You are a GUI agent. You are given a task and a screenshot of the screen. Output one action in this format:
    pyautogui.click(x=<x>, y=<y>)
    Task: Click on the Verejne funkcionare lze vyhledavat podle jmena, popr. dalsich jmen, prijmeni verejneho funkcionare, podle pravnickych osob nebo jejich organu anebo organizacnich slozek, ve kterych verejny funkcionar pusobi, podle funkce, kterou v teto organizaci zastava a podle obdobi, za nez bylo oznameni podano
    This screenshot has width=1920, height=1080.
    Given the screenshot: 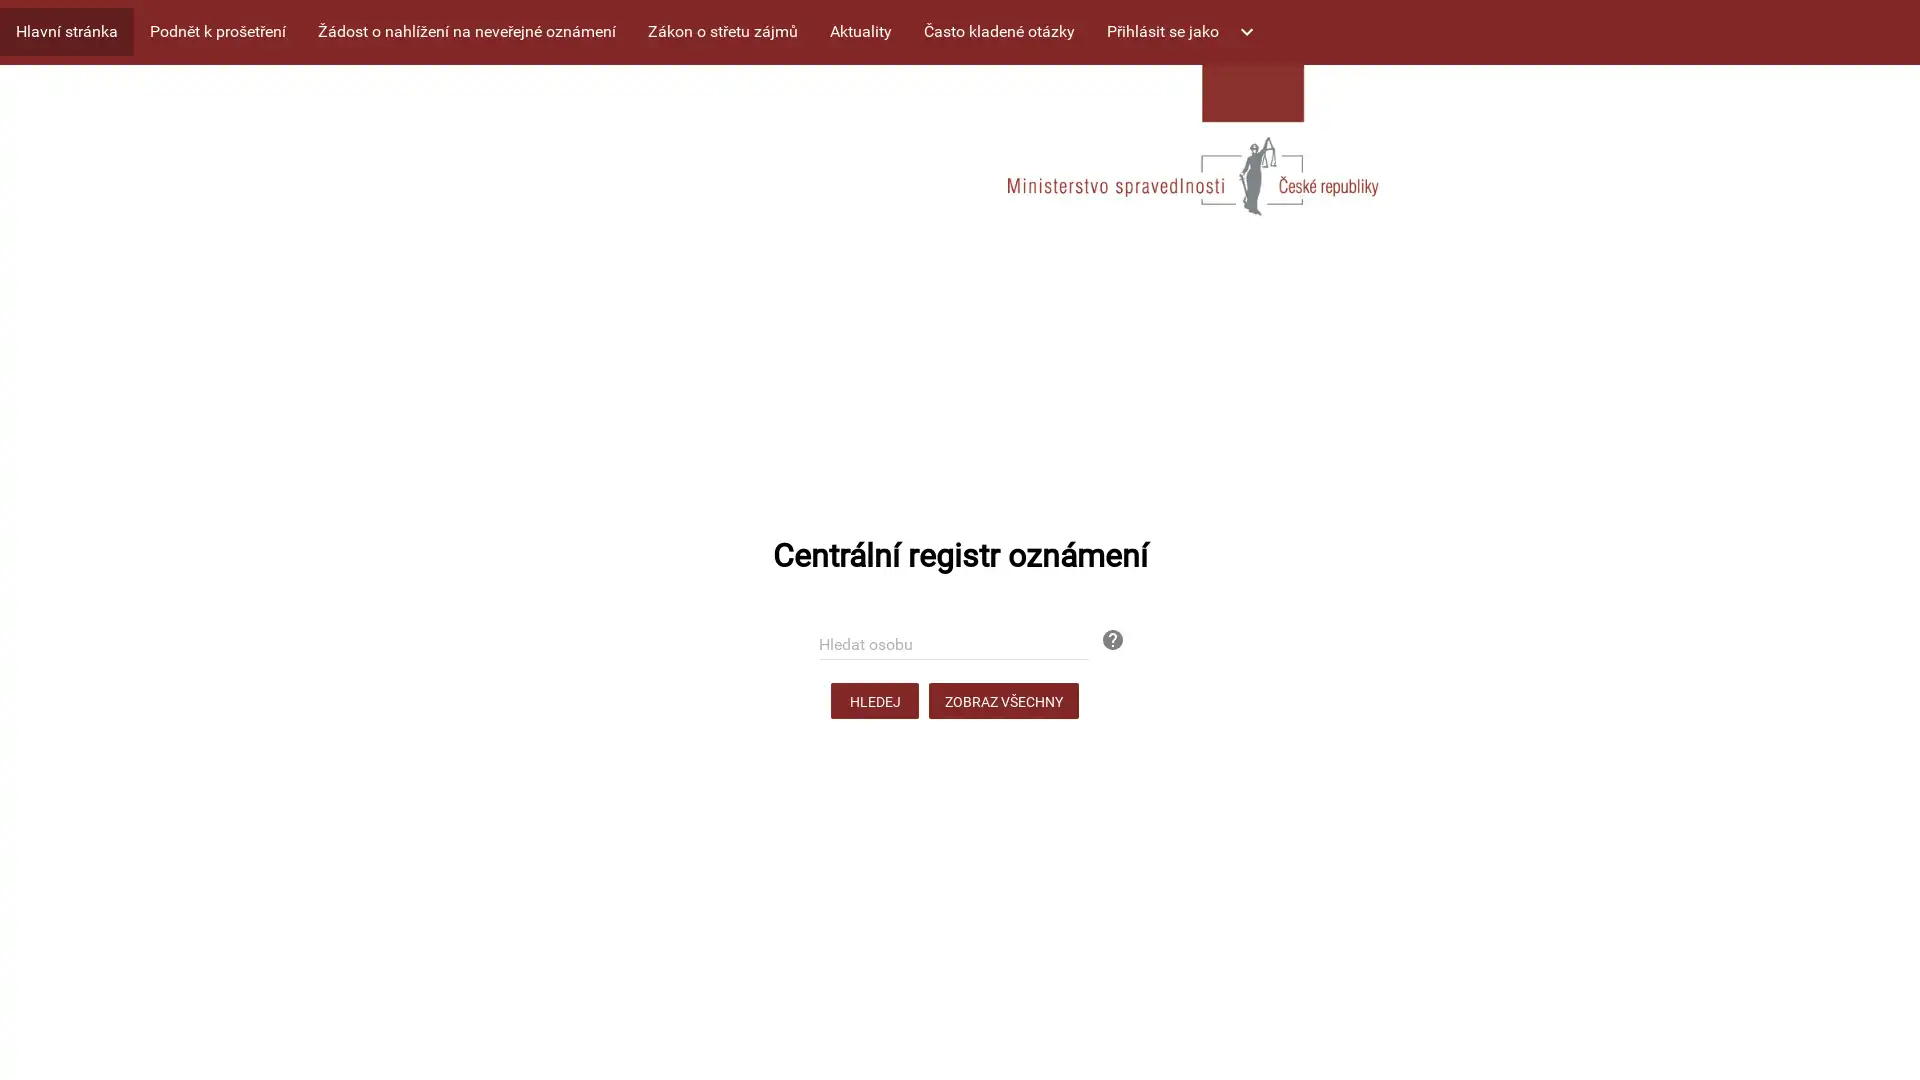 What is the action you would take?
    pyautogui.click(x=1099, y=626)
    